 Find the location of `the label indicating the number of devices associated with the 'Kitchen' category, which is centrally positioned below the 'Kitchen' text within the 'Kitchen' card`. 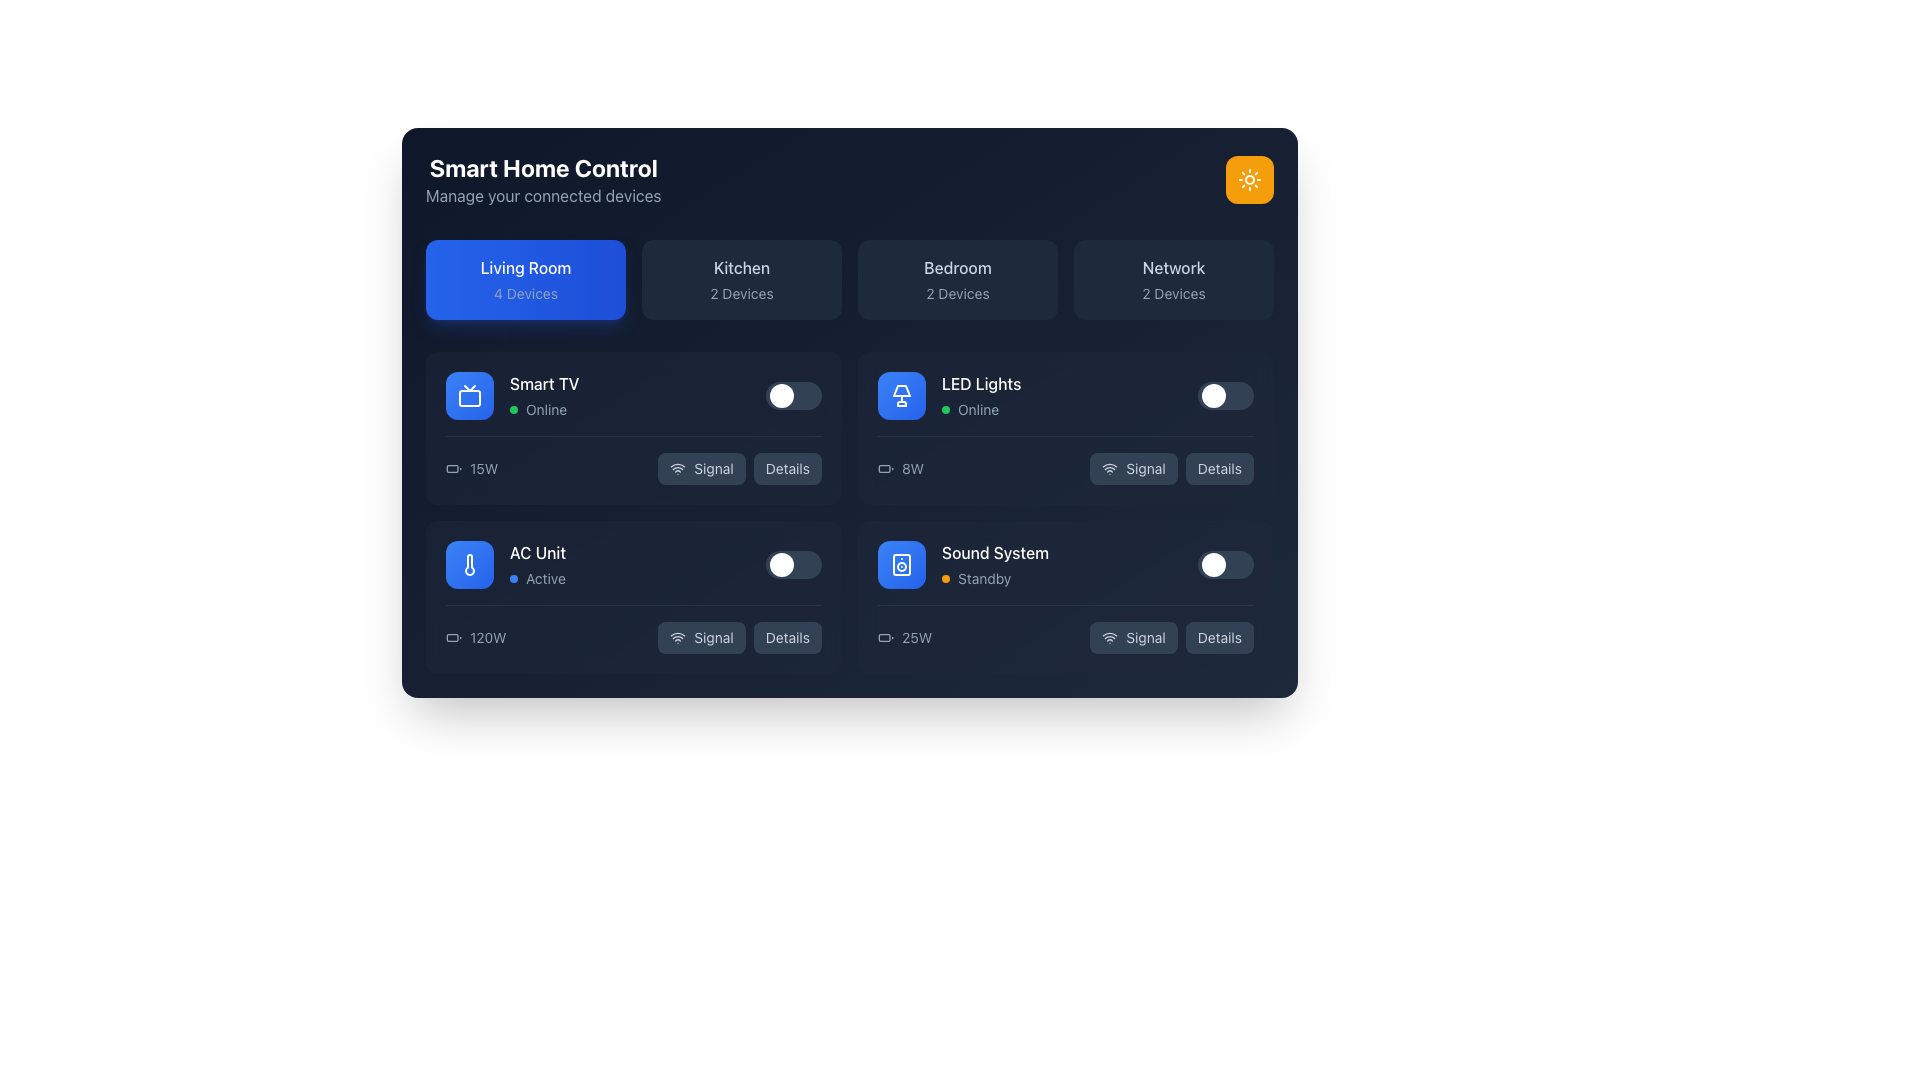

the label indicating the number of devices associated with the 'Kitchen' category, which is centrally positioned below the 'Kitchen' text within the 'Kitchen' card is located at coordinates (741, 293).